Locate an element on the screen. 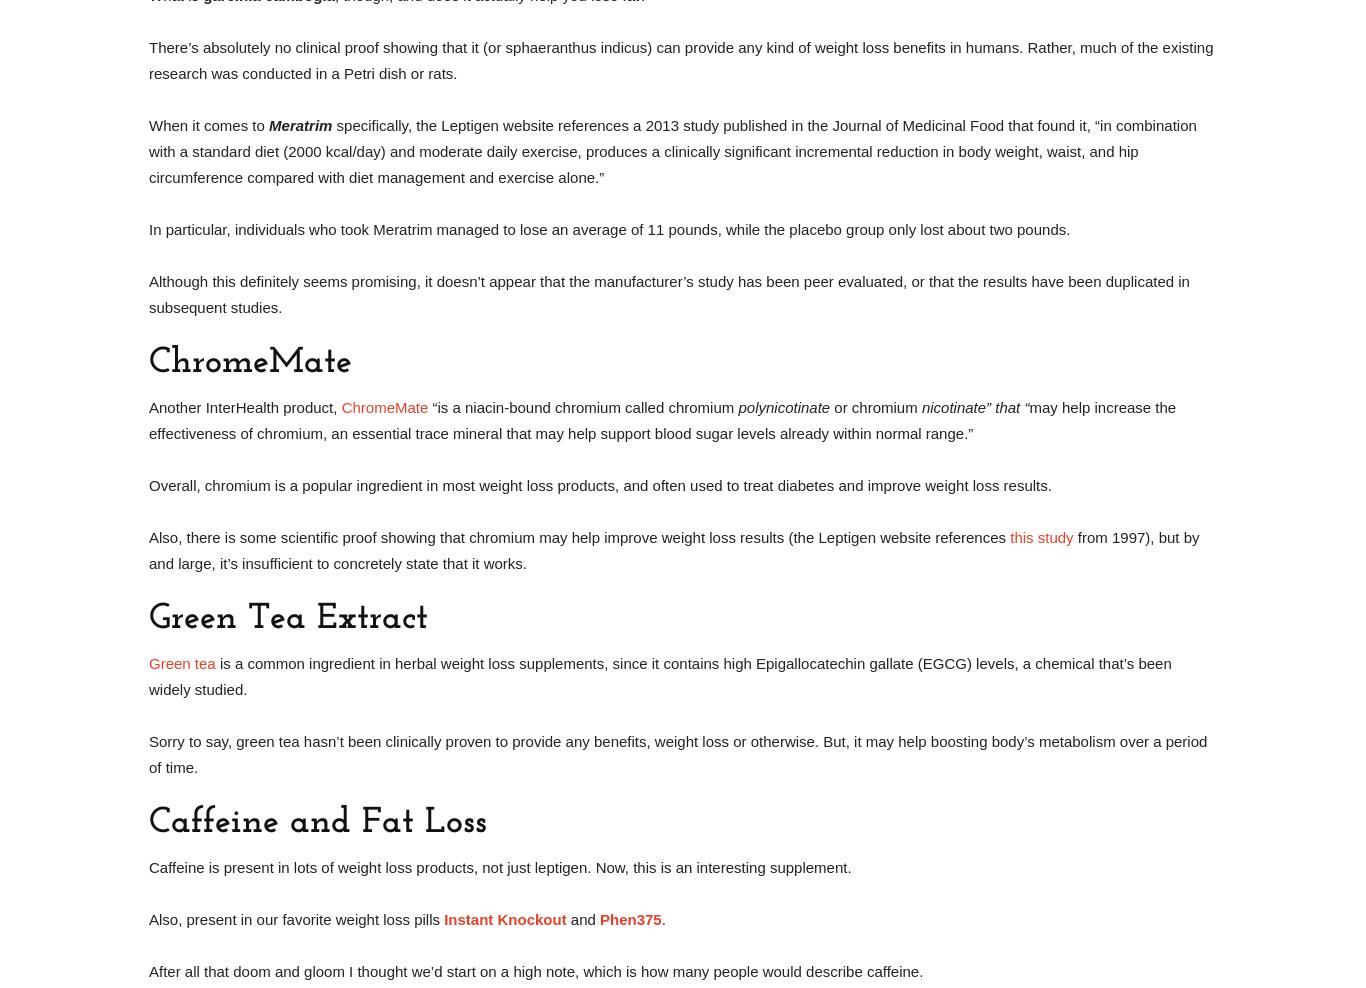 Image resolution: width=1366 pixels, height=988 pixels. 'polynicotinate' is located at coordinates (783, 406).